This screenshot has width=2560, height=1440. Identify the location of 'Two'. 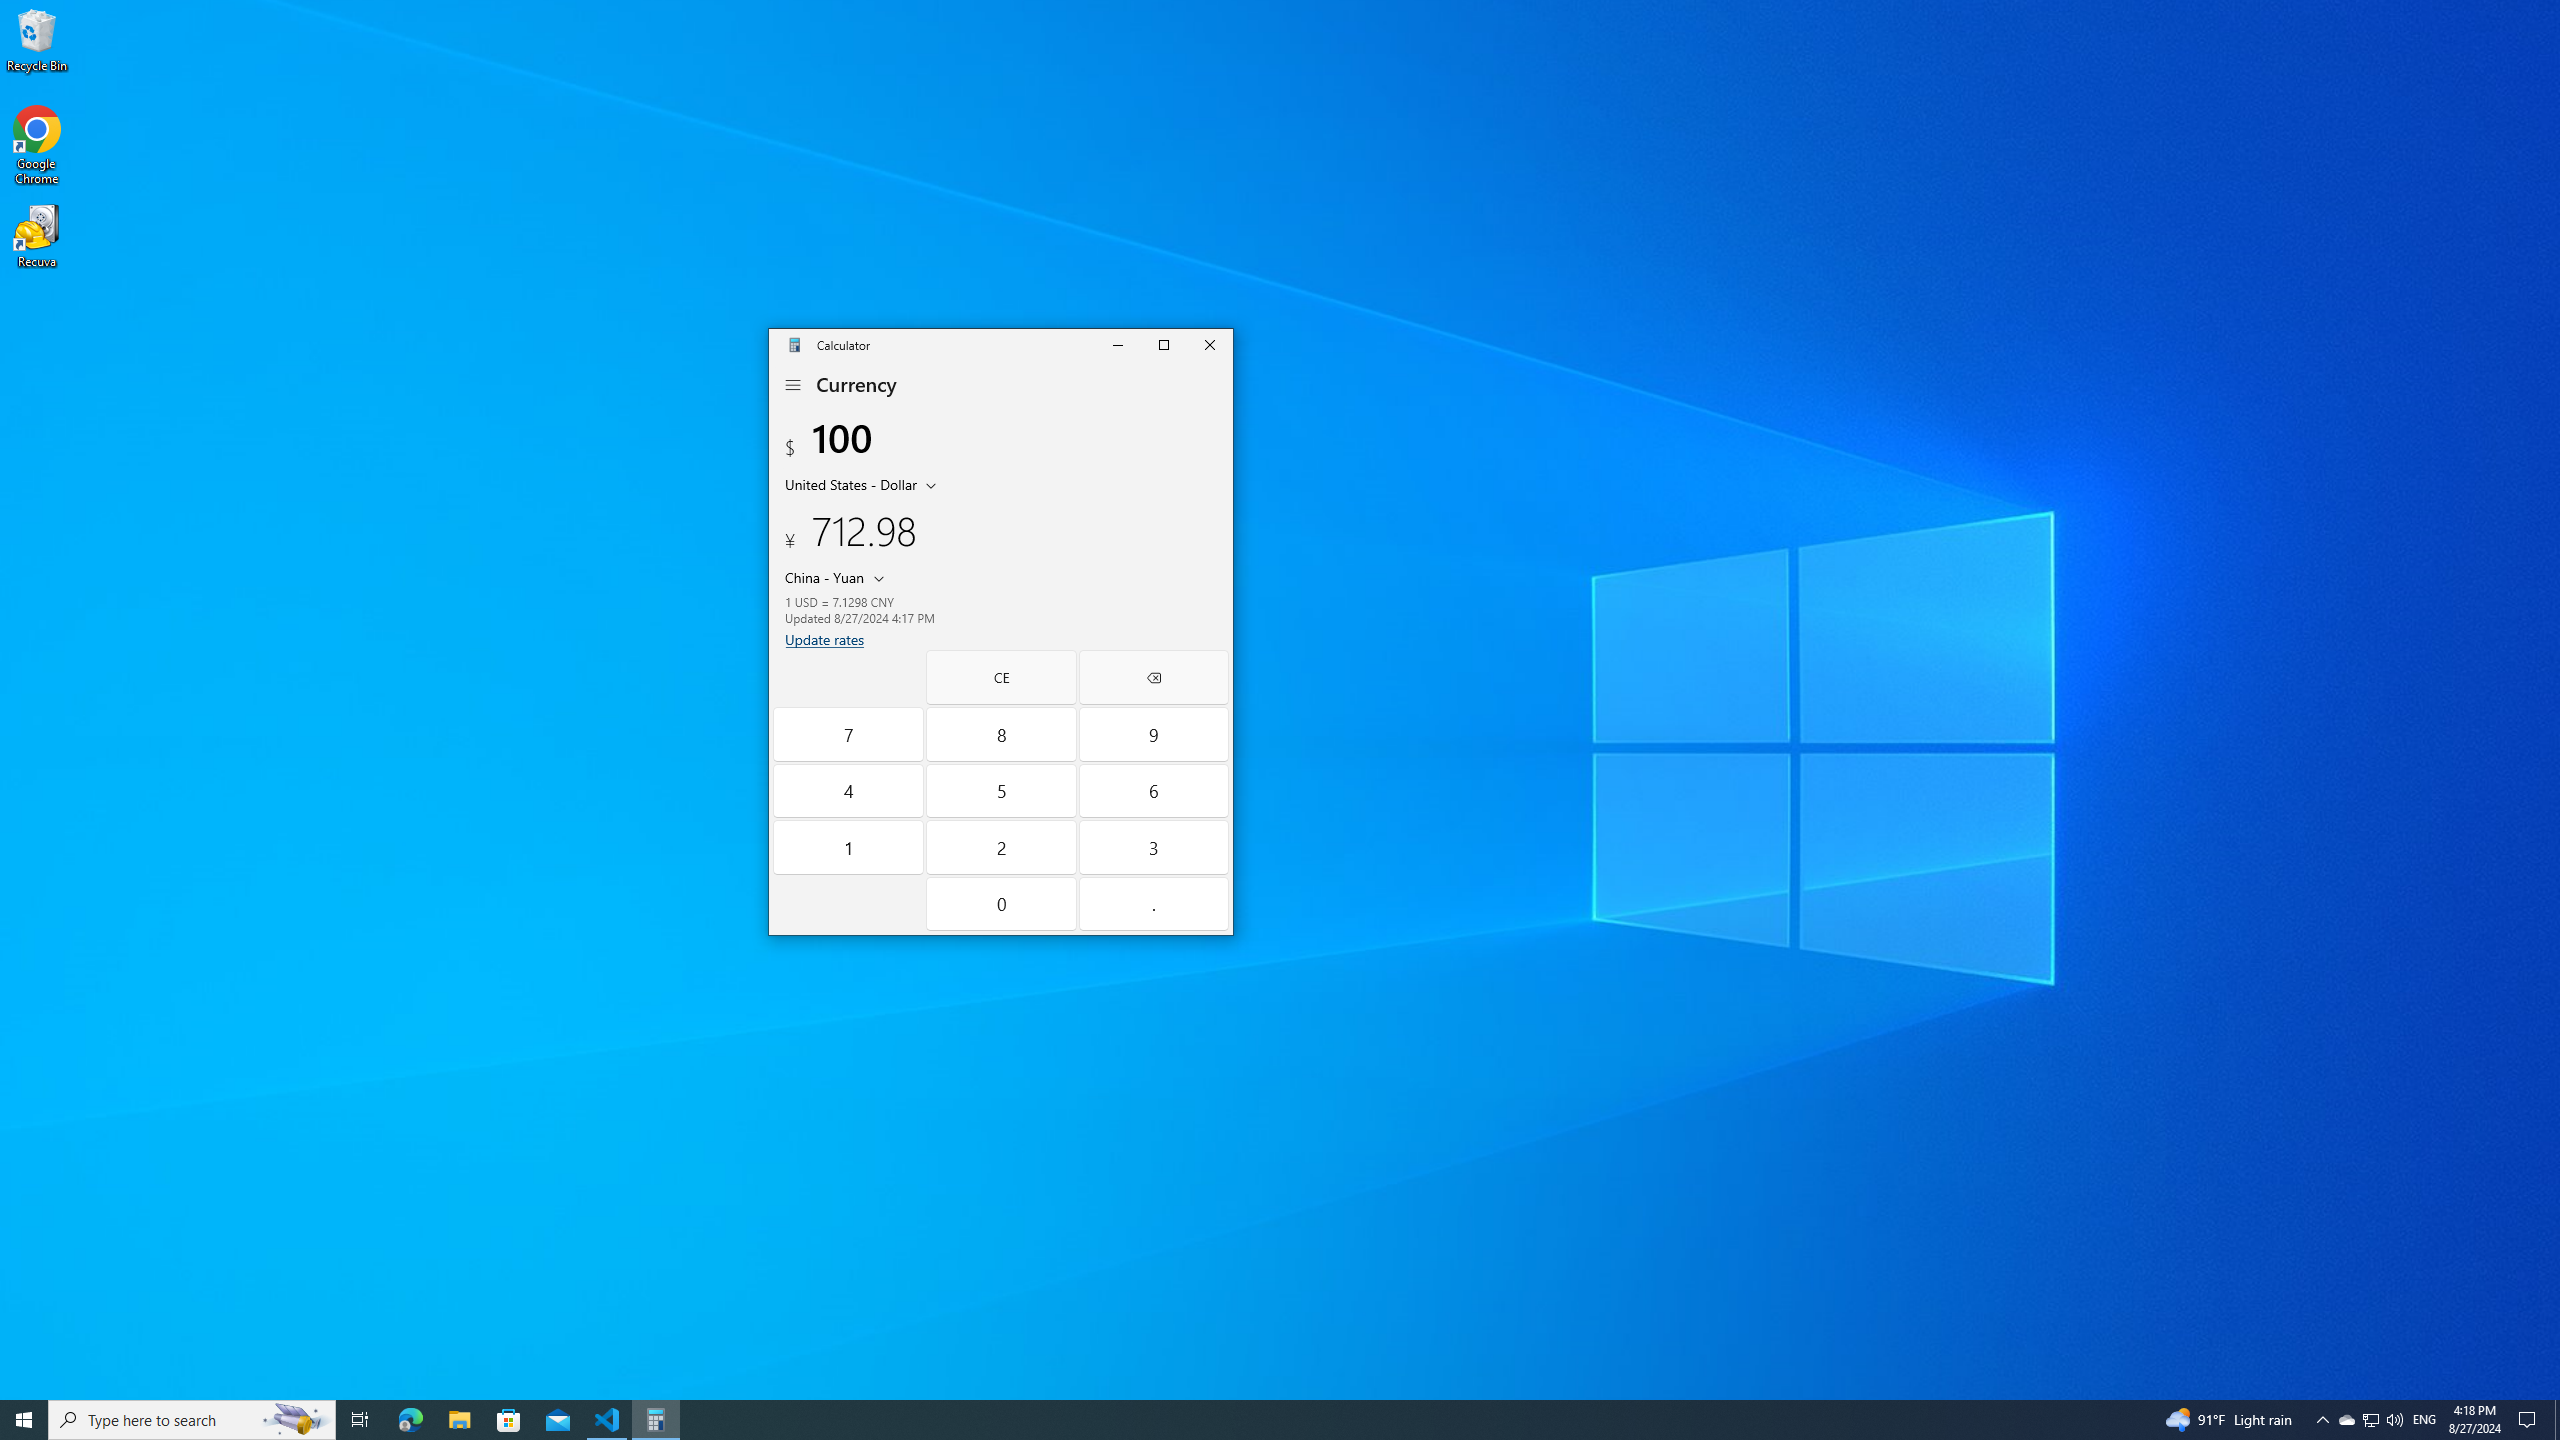
(1002, 846).